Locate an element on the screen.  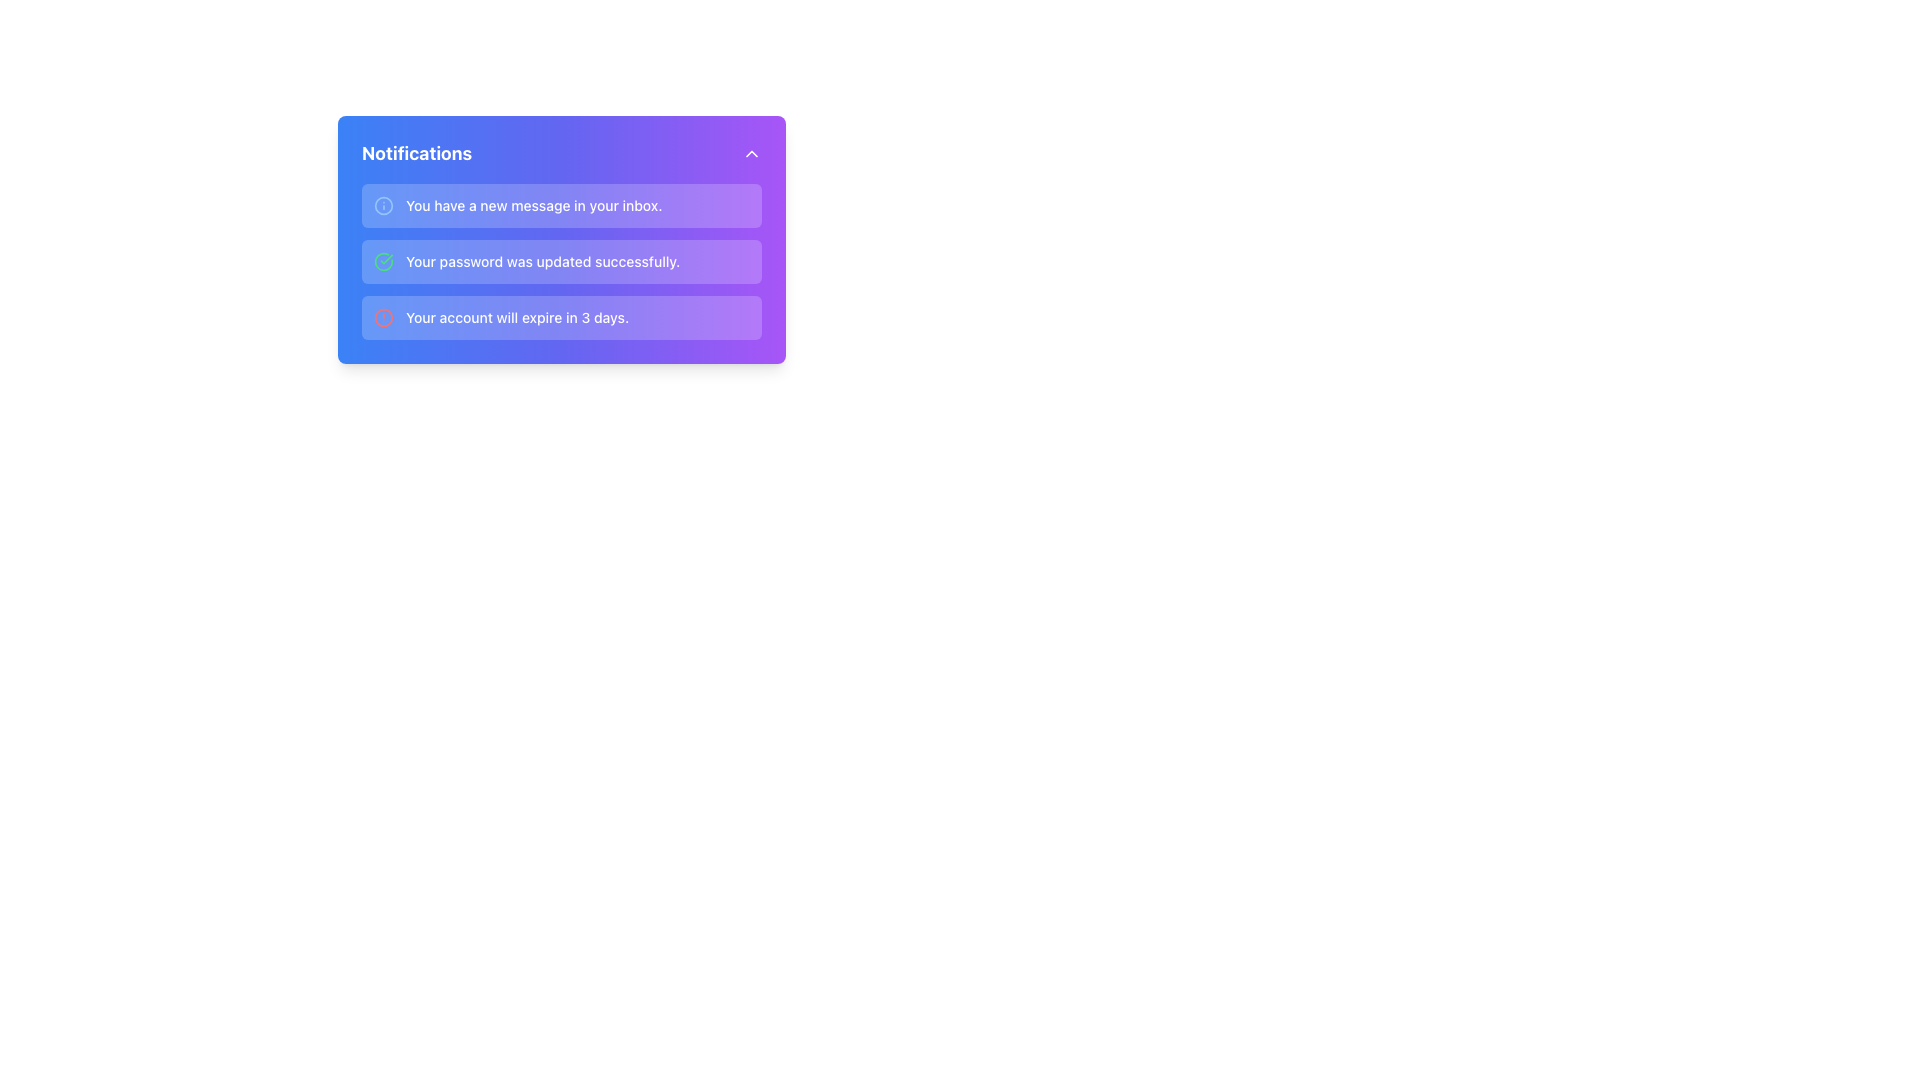
the text label displaying 'You have a new message in your inbox.' located at the center-right of the topmost notification item in the list is located at coordinates (534, 205).